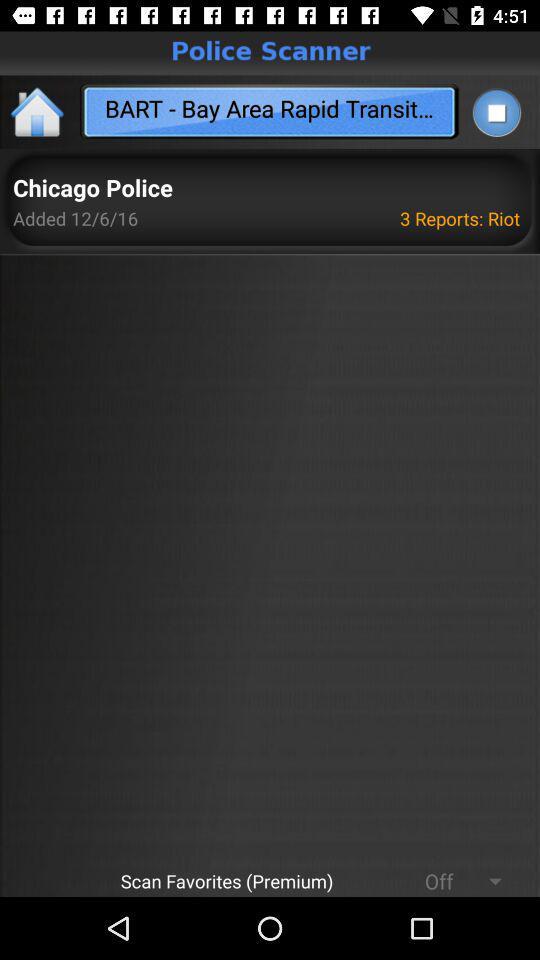 The height and width of the screenshot is (960, 540). What do you see at coordinates (495, 112) in the screenshot?
I see `pause scanner` at bounding box center [495, 112].